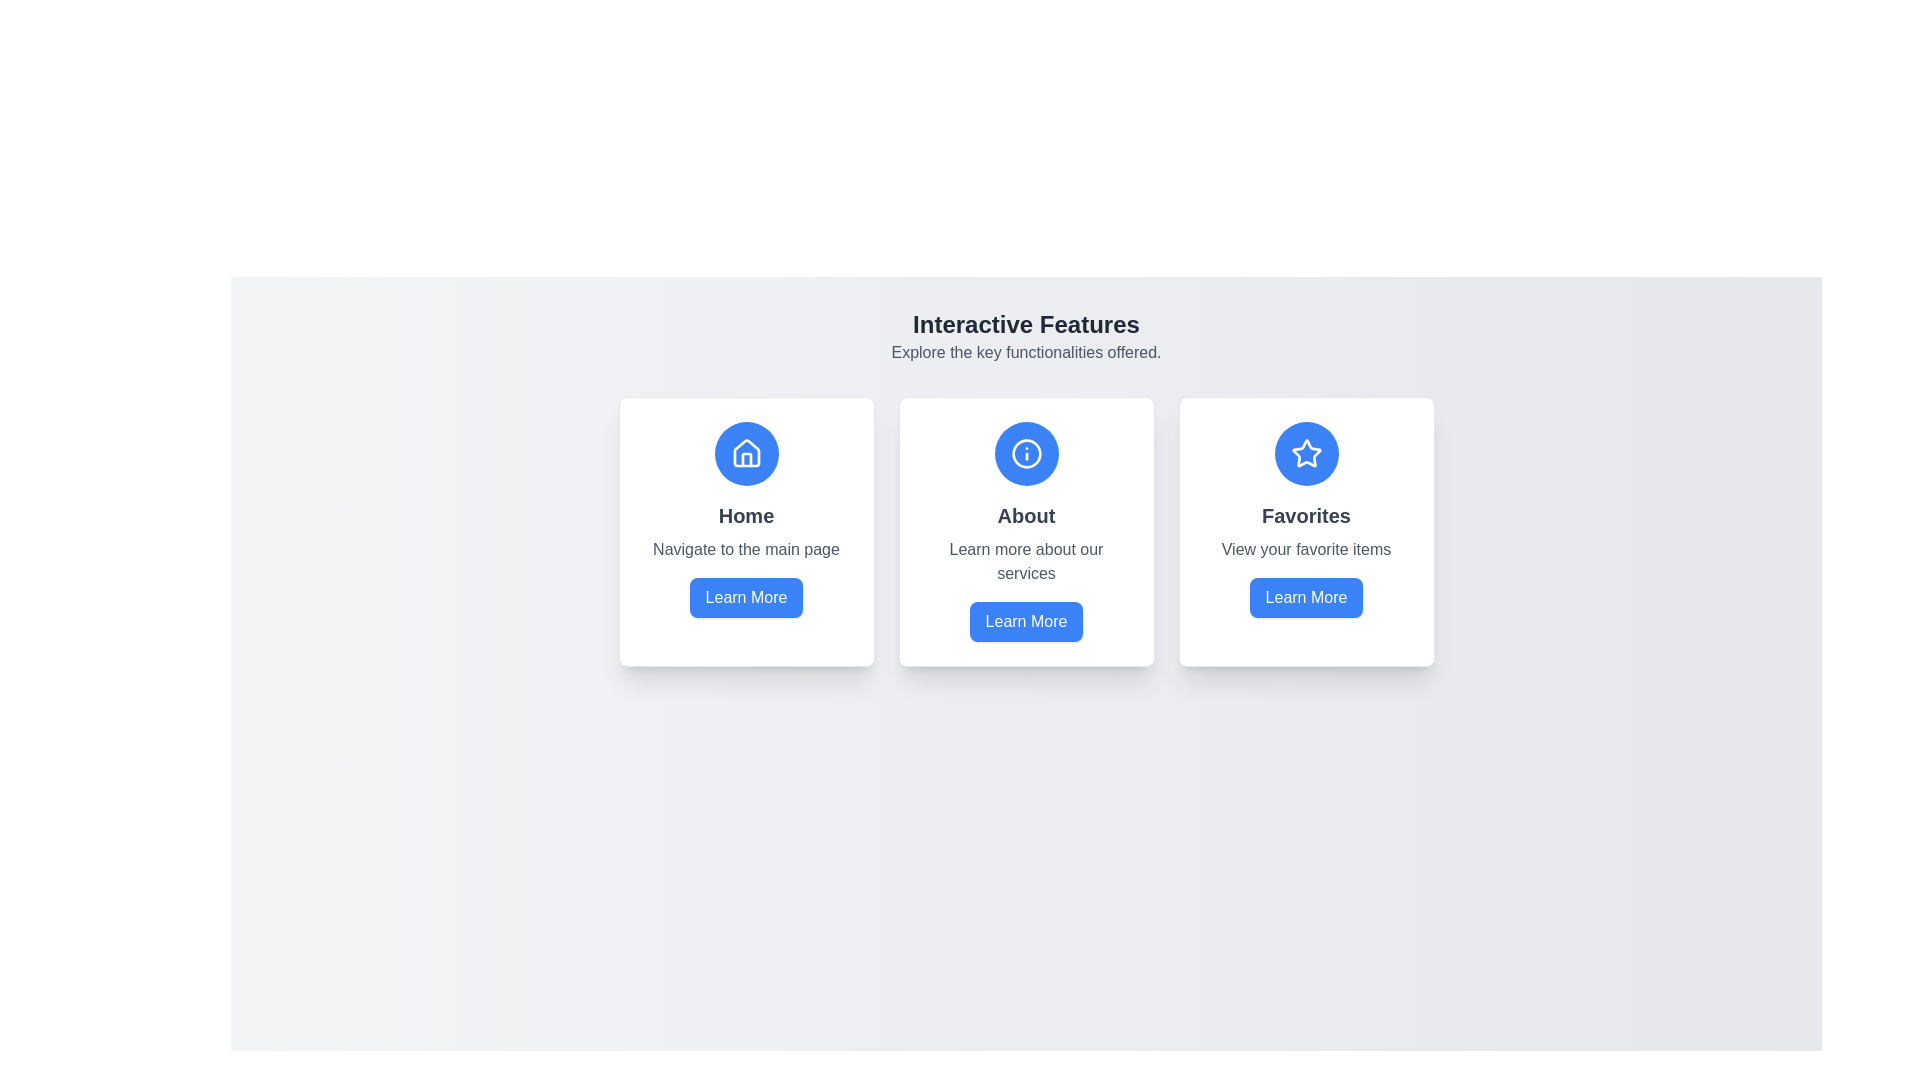 The image size is (1920, 1080). I want to click on the information indicator icon located in the 'About' card, which visually supports the content of the card, containing the heading 'About' and the text 'Learn more about our services', so click(1026, 454).